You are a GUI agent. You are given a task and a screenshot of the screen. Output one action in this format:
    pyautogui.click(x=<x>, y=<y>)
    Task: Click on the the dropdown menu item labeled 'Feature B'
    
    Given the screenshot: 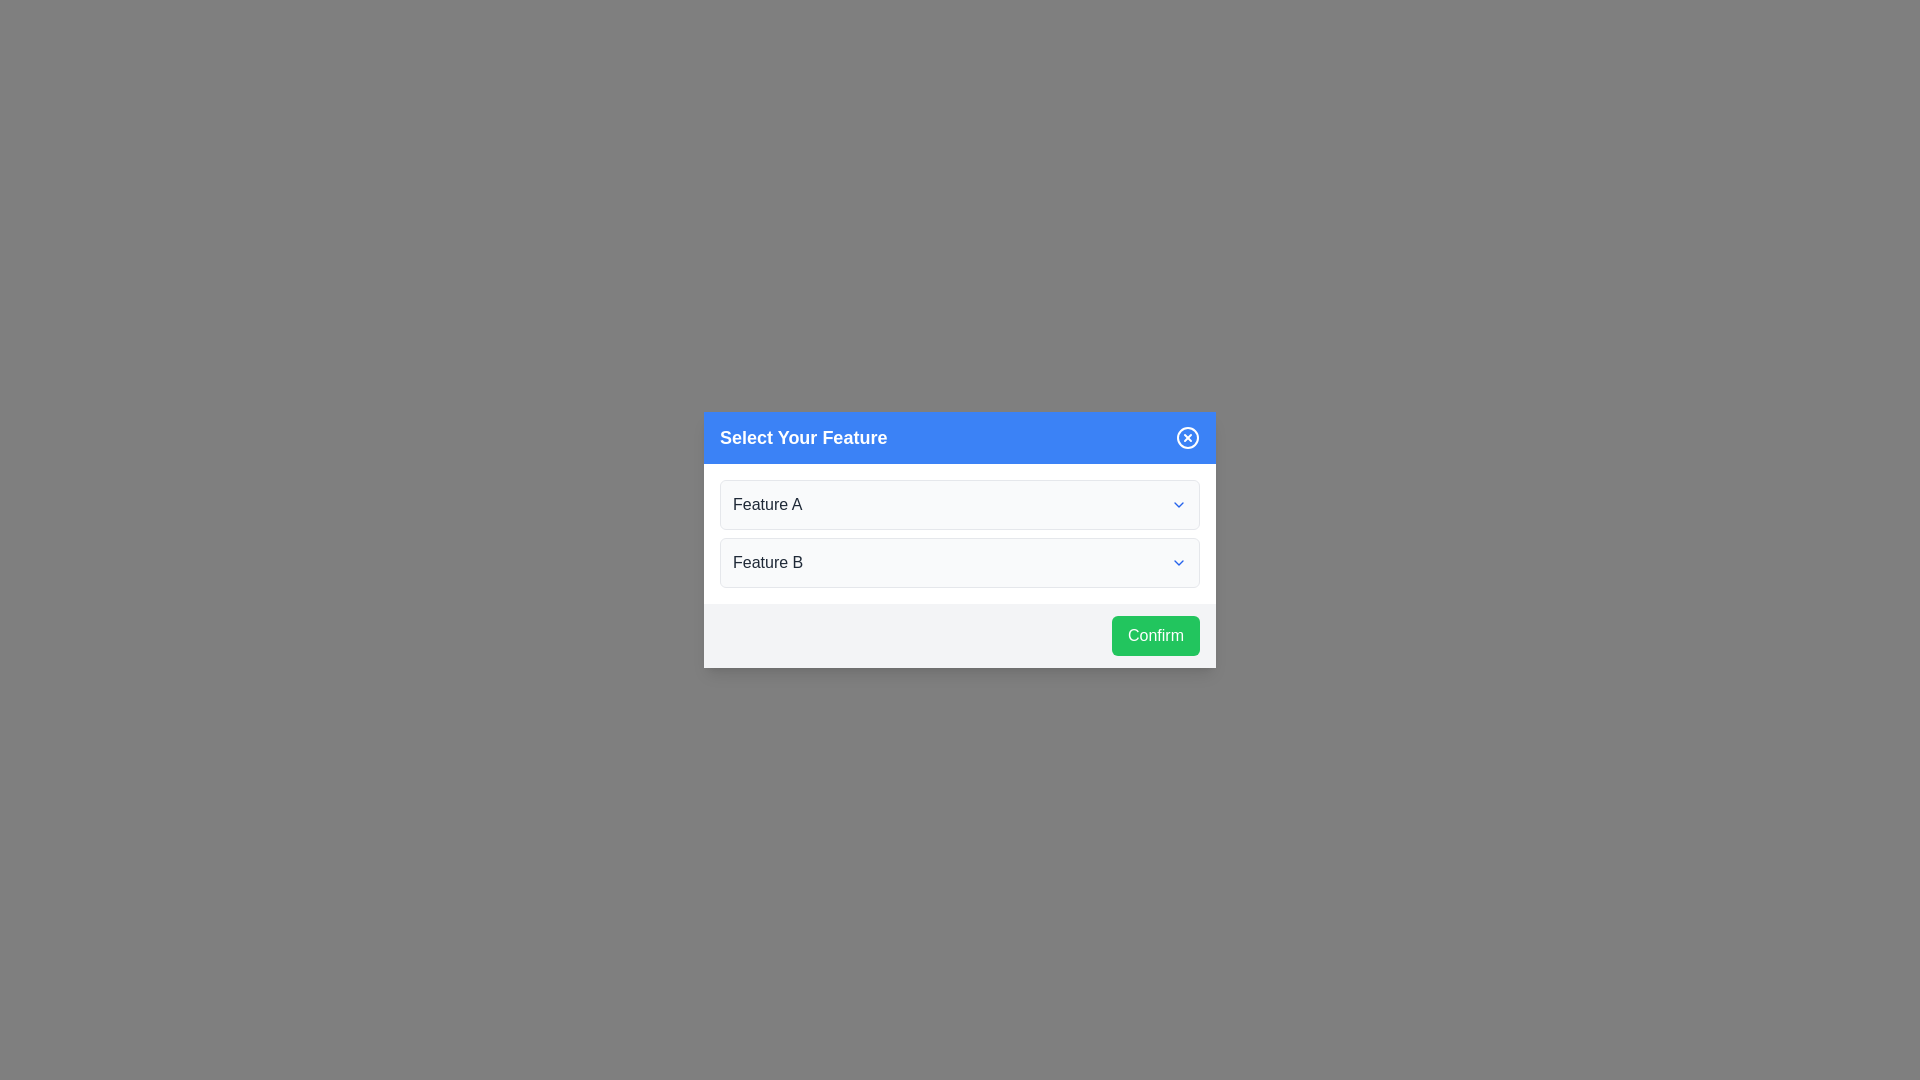 What is the action you would take?
    pyautogui.click(x=960, y=563)
    